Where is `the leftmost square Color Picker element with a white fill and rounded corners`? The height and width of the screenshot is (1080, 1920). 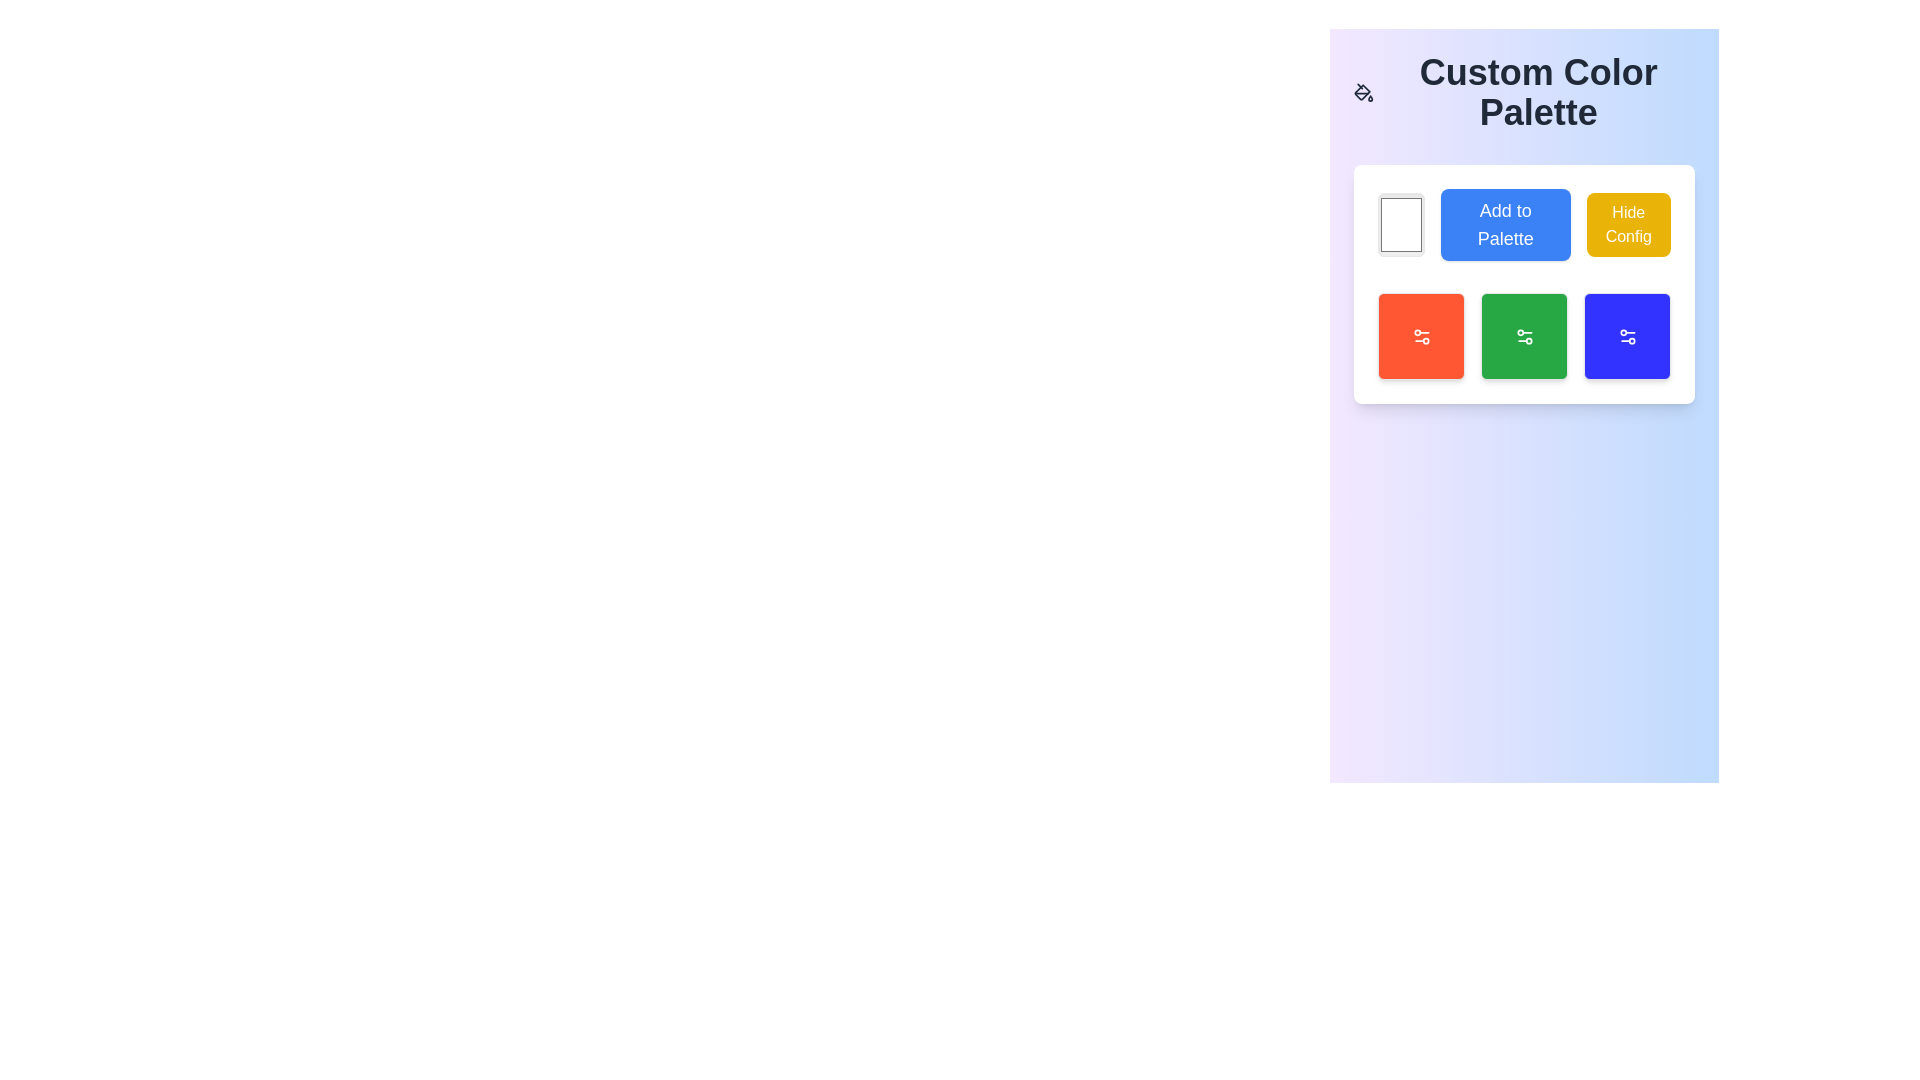
the leftmost square Color Picker element with a white fill and rounded corners is located at coordinates (1400, 224).